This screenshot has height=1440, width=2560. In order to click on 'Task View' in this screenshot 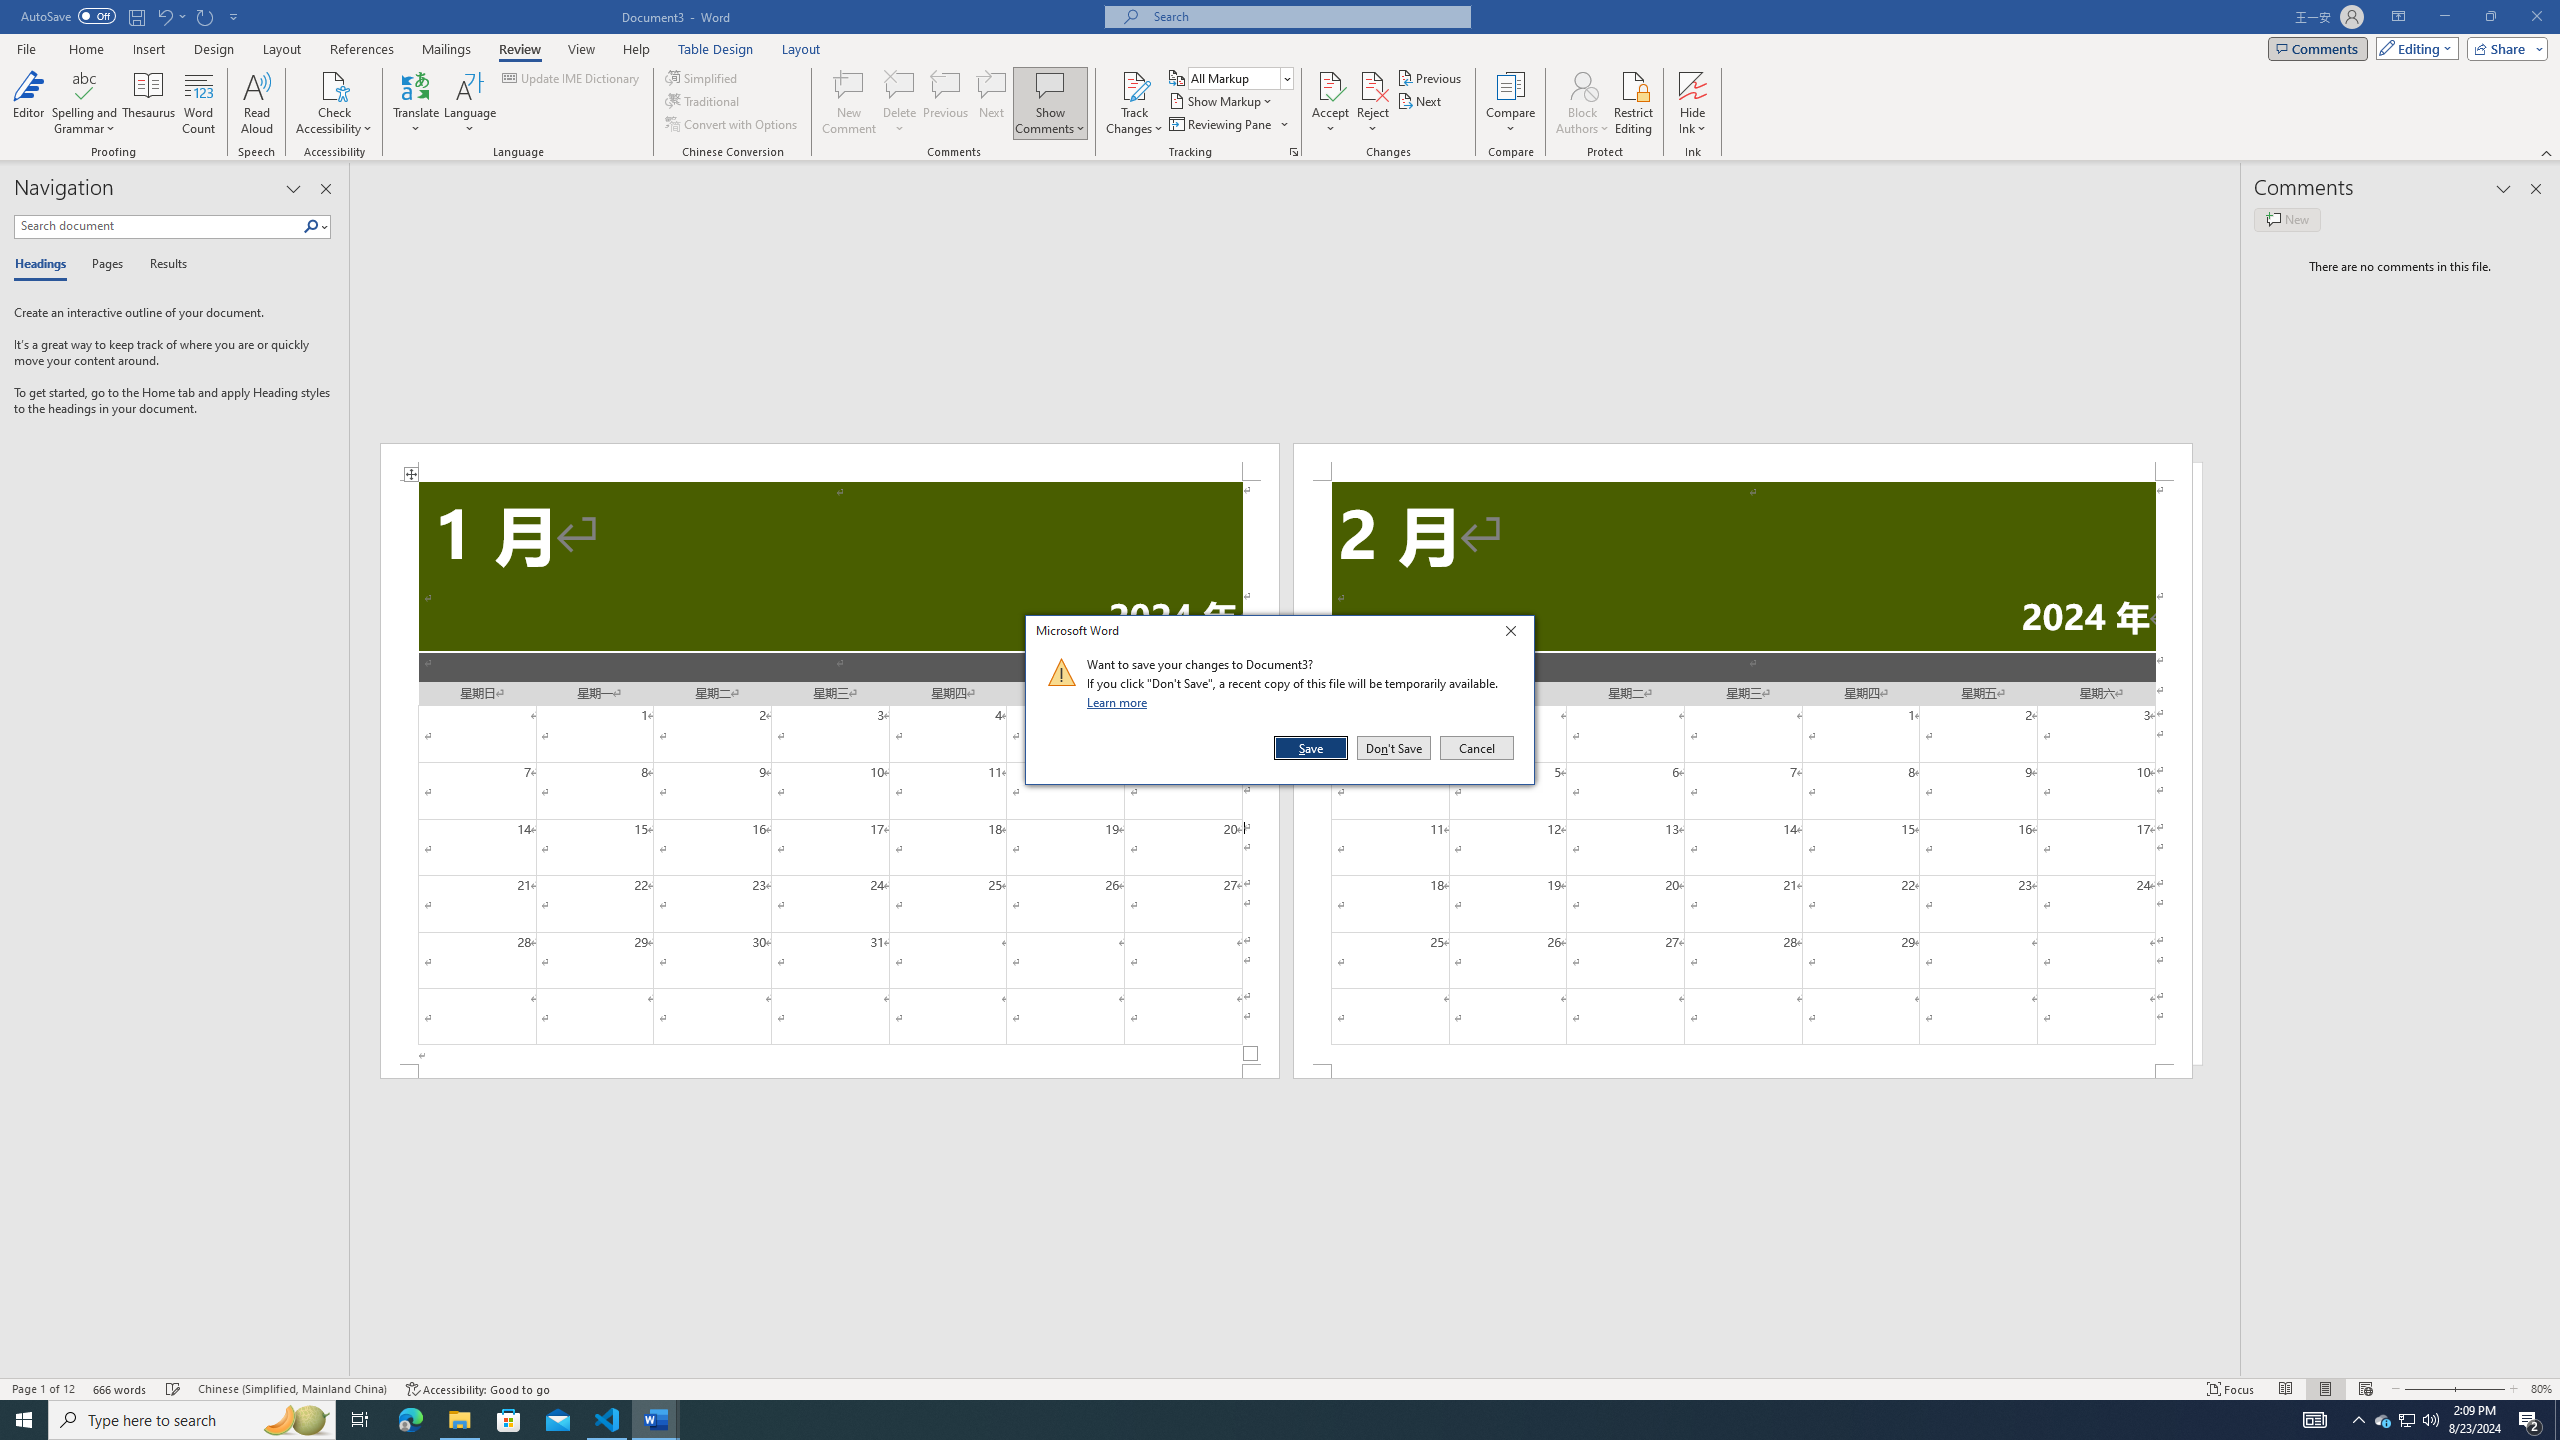, I will do `click(358, 1418)`.